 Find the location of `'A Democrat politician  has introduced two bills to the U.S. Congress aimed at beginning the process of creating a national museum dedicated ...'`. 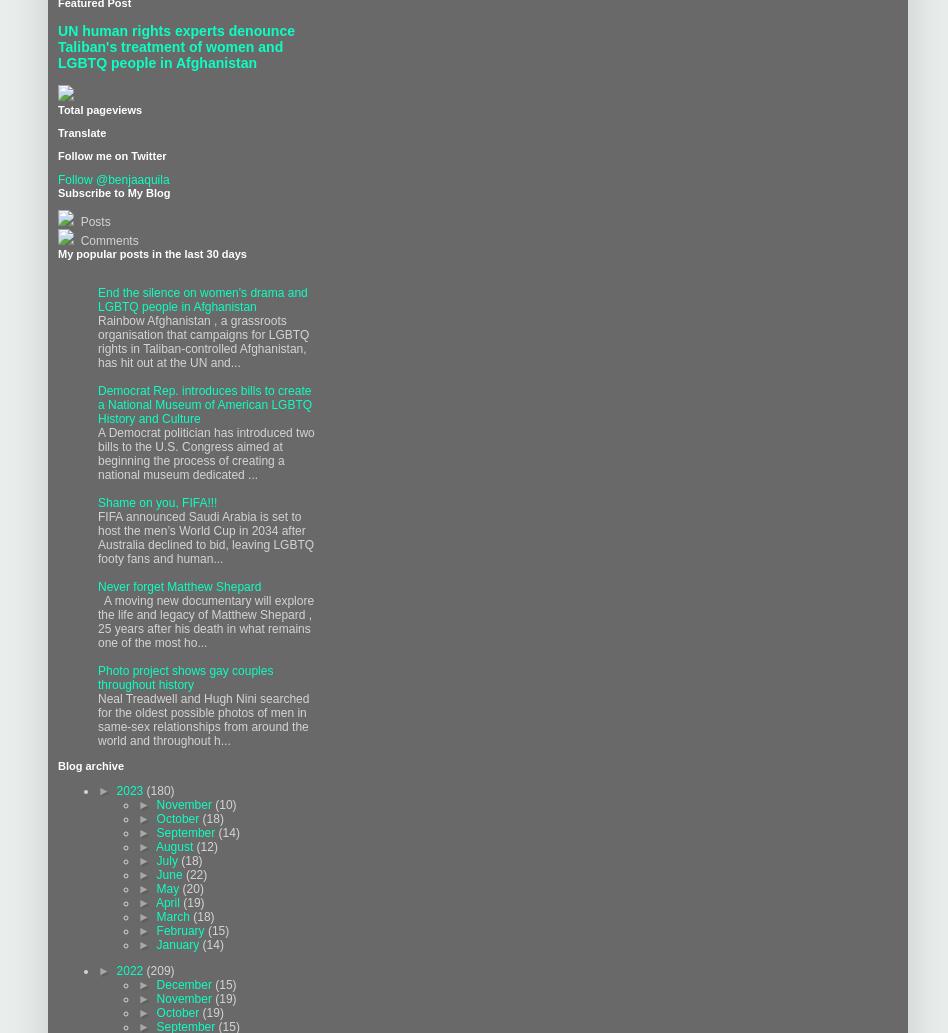

'A Democrat politician  has introduced two bills to the U.S. Congress aimed at beginning the process of creating a national museum dedicated ...' is located at coordinates (205, 454).